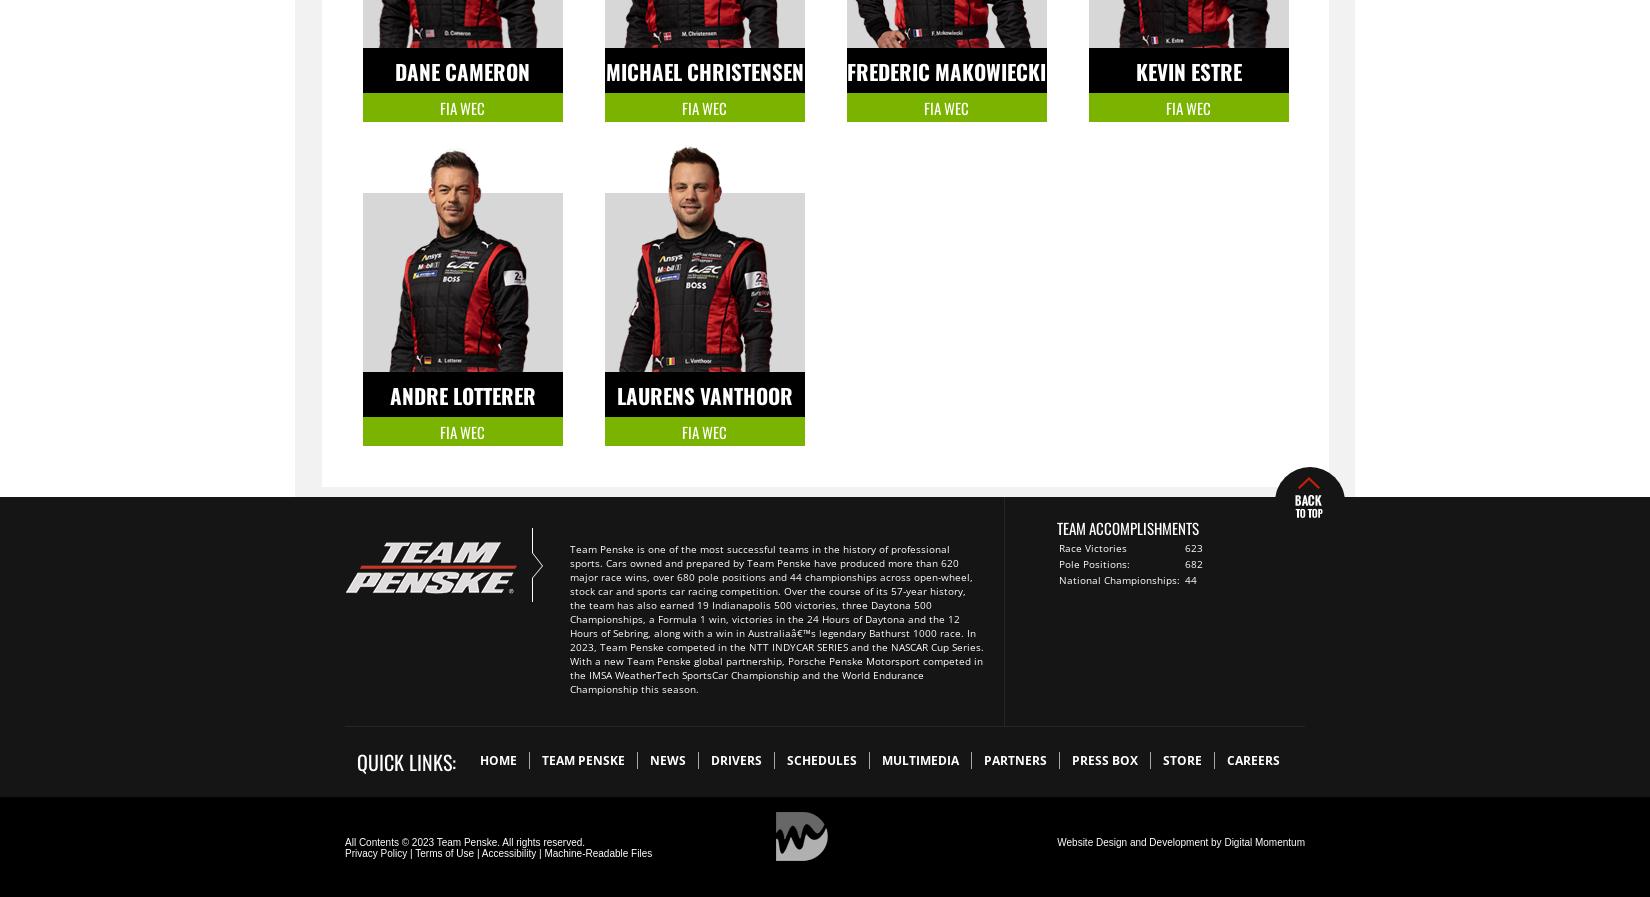 This screenshot has height=897, width=1650. What do you see at coordinates (443, 853) in the screenshot?
I see `'Terms of Use'` at bounding box center [443, 853].